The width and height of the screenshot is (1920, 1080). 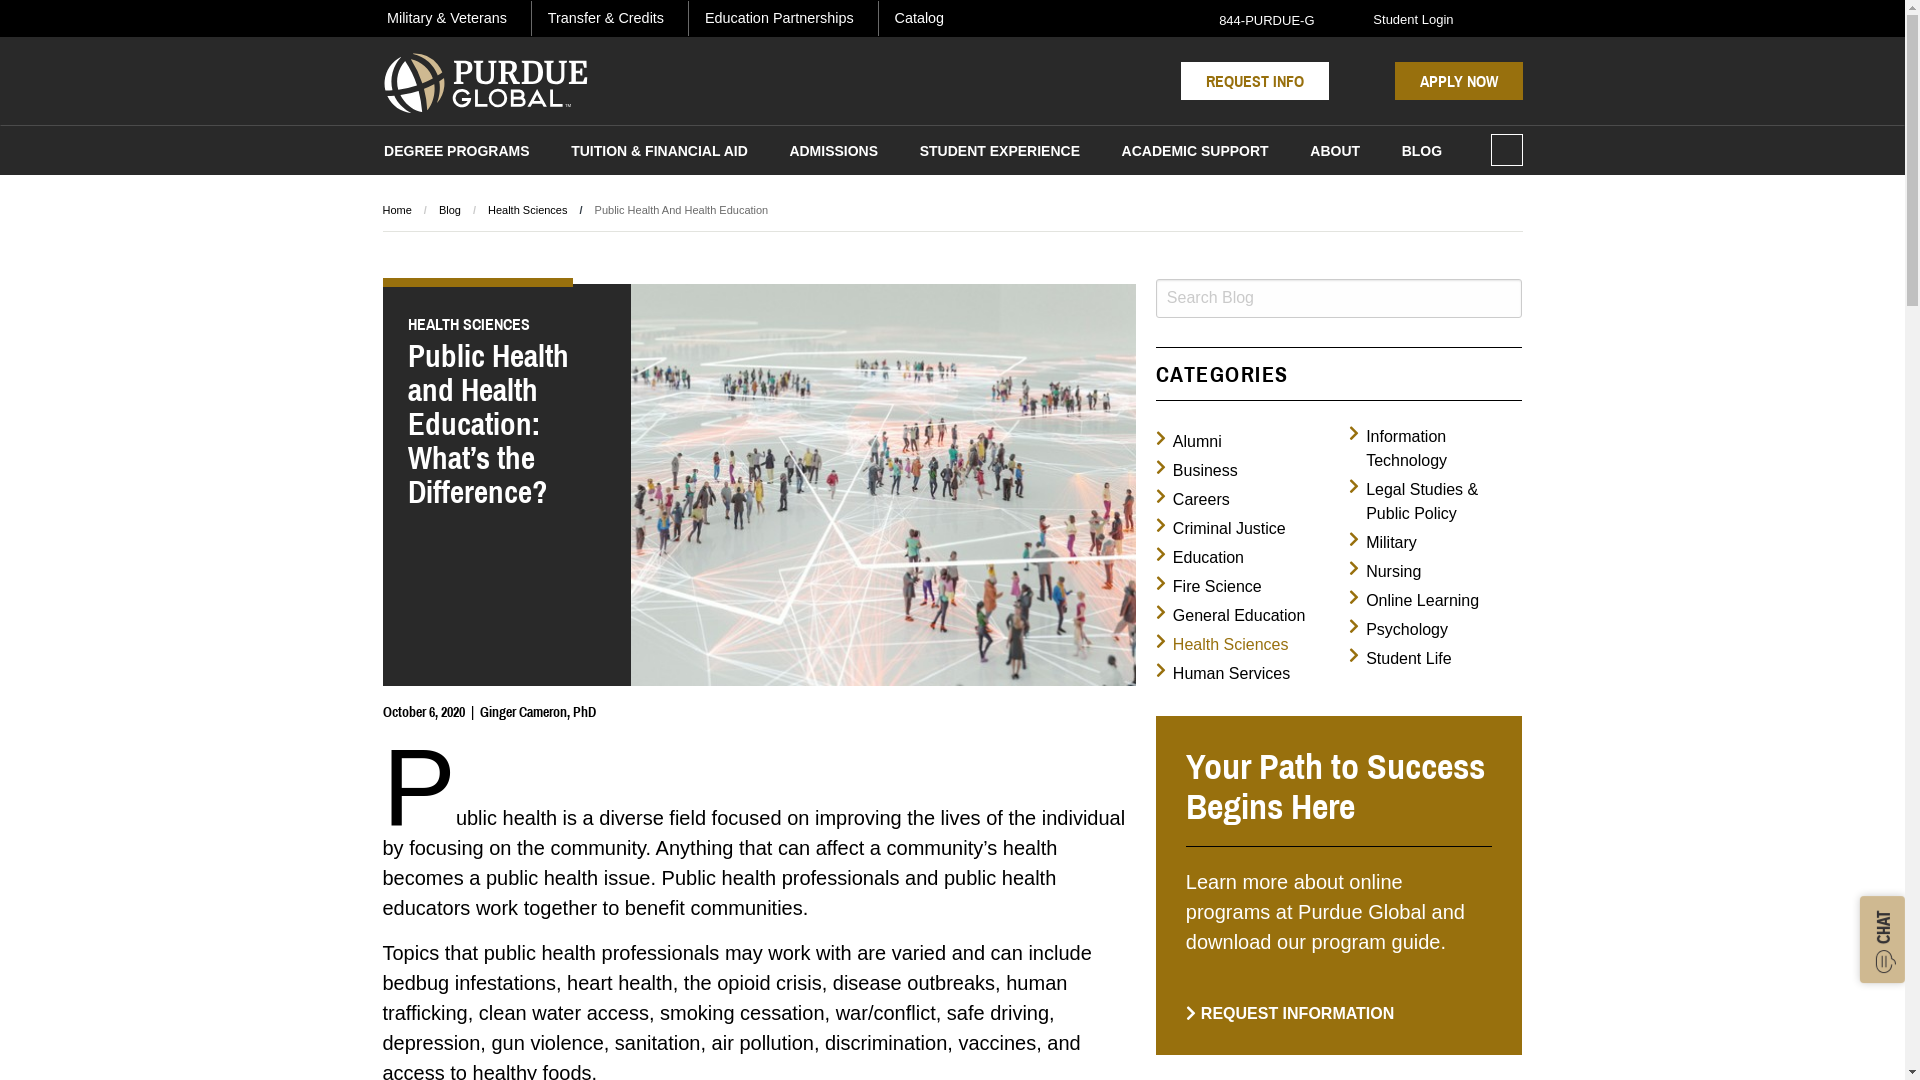 I want to click on 'Home', so click(x=382, y=209).